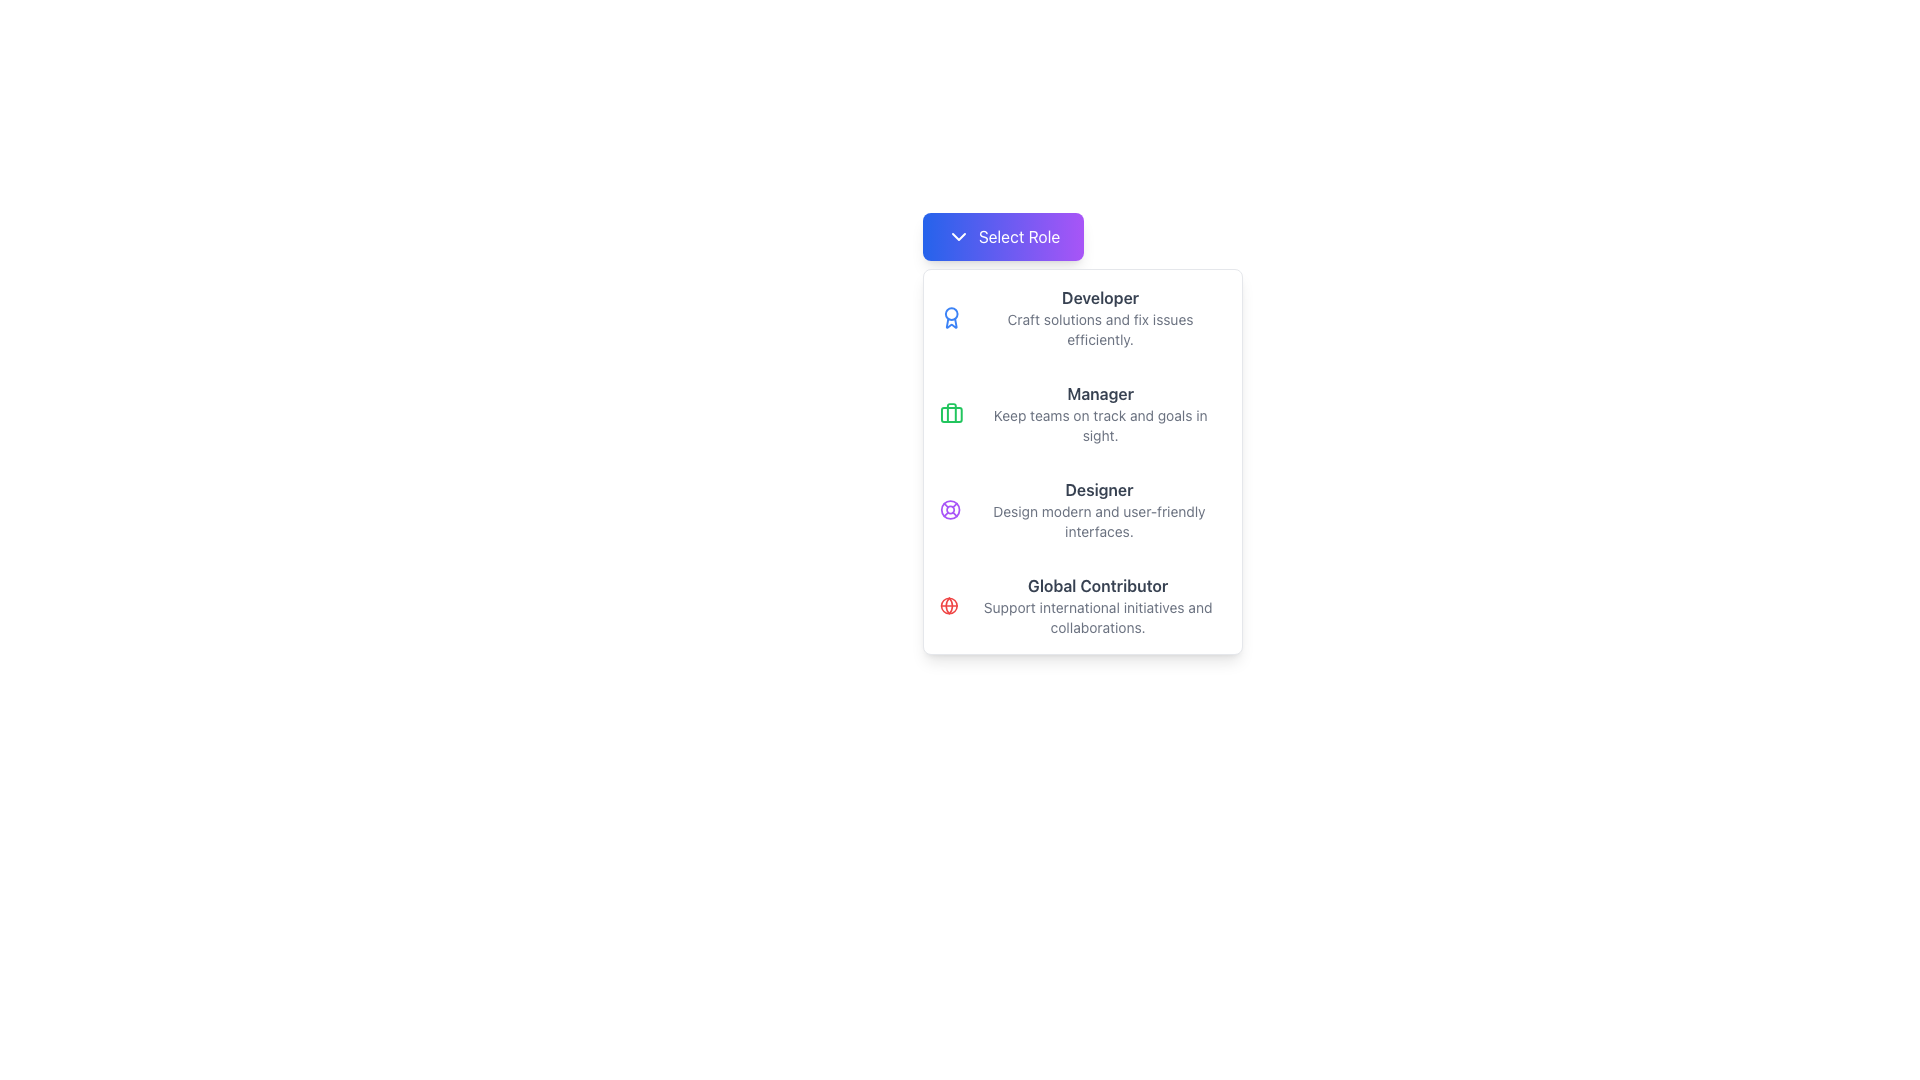  What do you see at coordinates (1081, 462) in the screenshot?
I see `the third item in the 'Select Role' dropdown menu` at bounding box center [1081, 462].